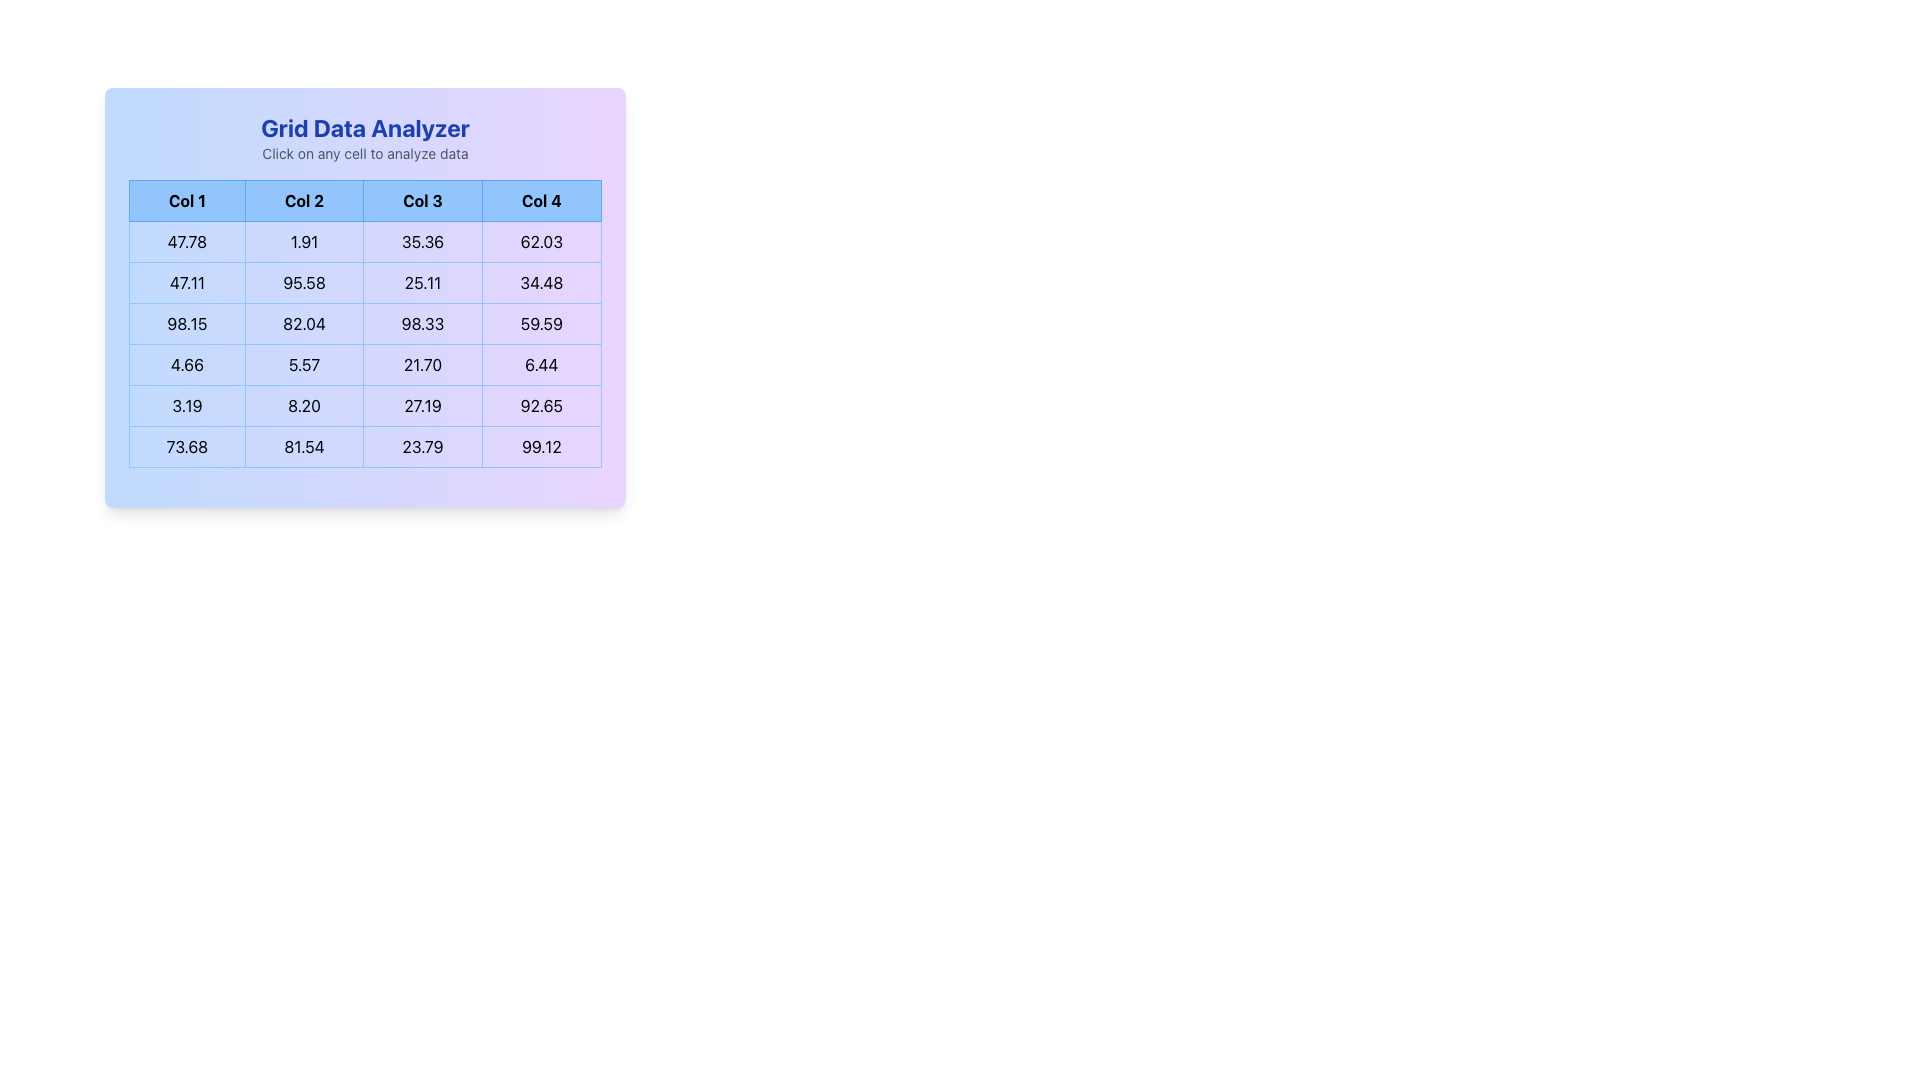 Image resolution: width=1920 pixels, height=1080 pixels. Describe the element at coordinates (421, 405) in the screenshot. I see `text content of the data grid cell displaying the numeric value '27.19', which is the third cell in the fourth row of the grid` at that location.